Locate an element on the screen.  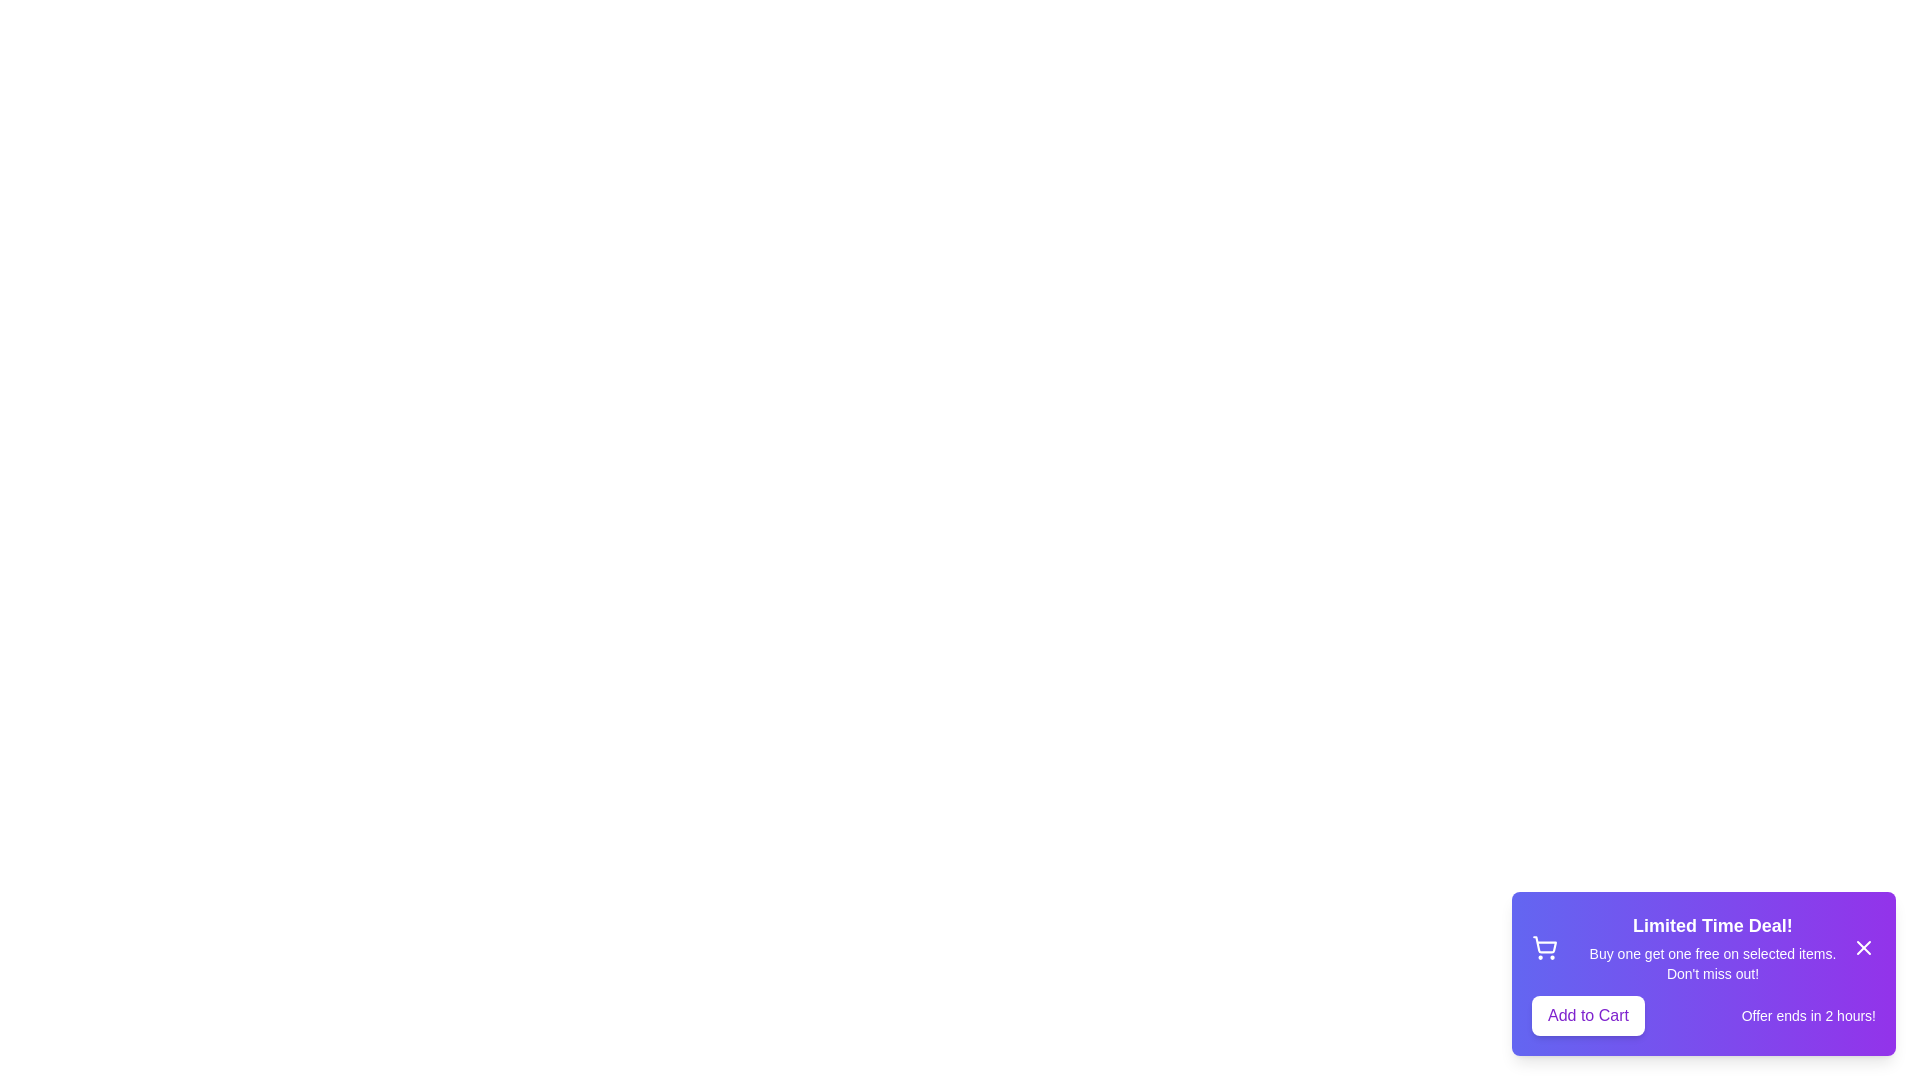
the 'Add to Cart' button to add the item to the cart is located at coordinates (1587, 1015).